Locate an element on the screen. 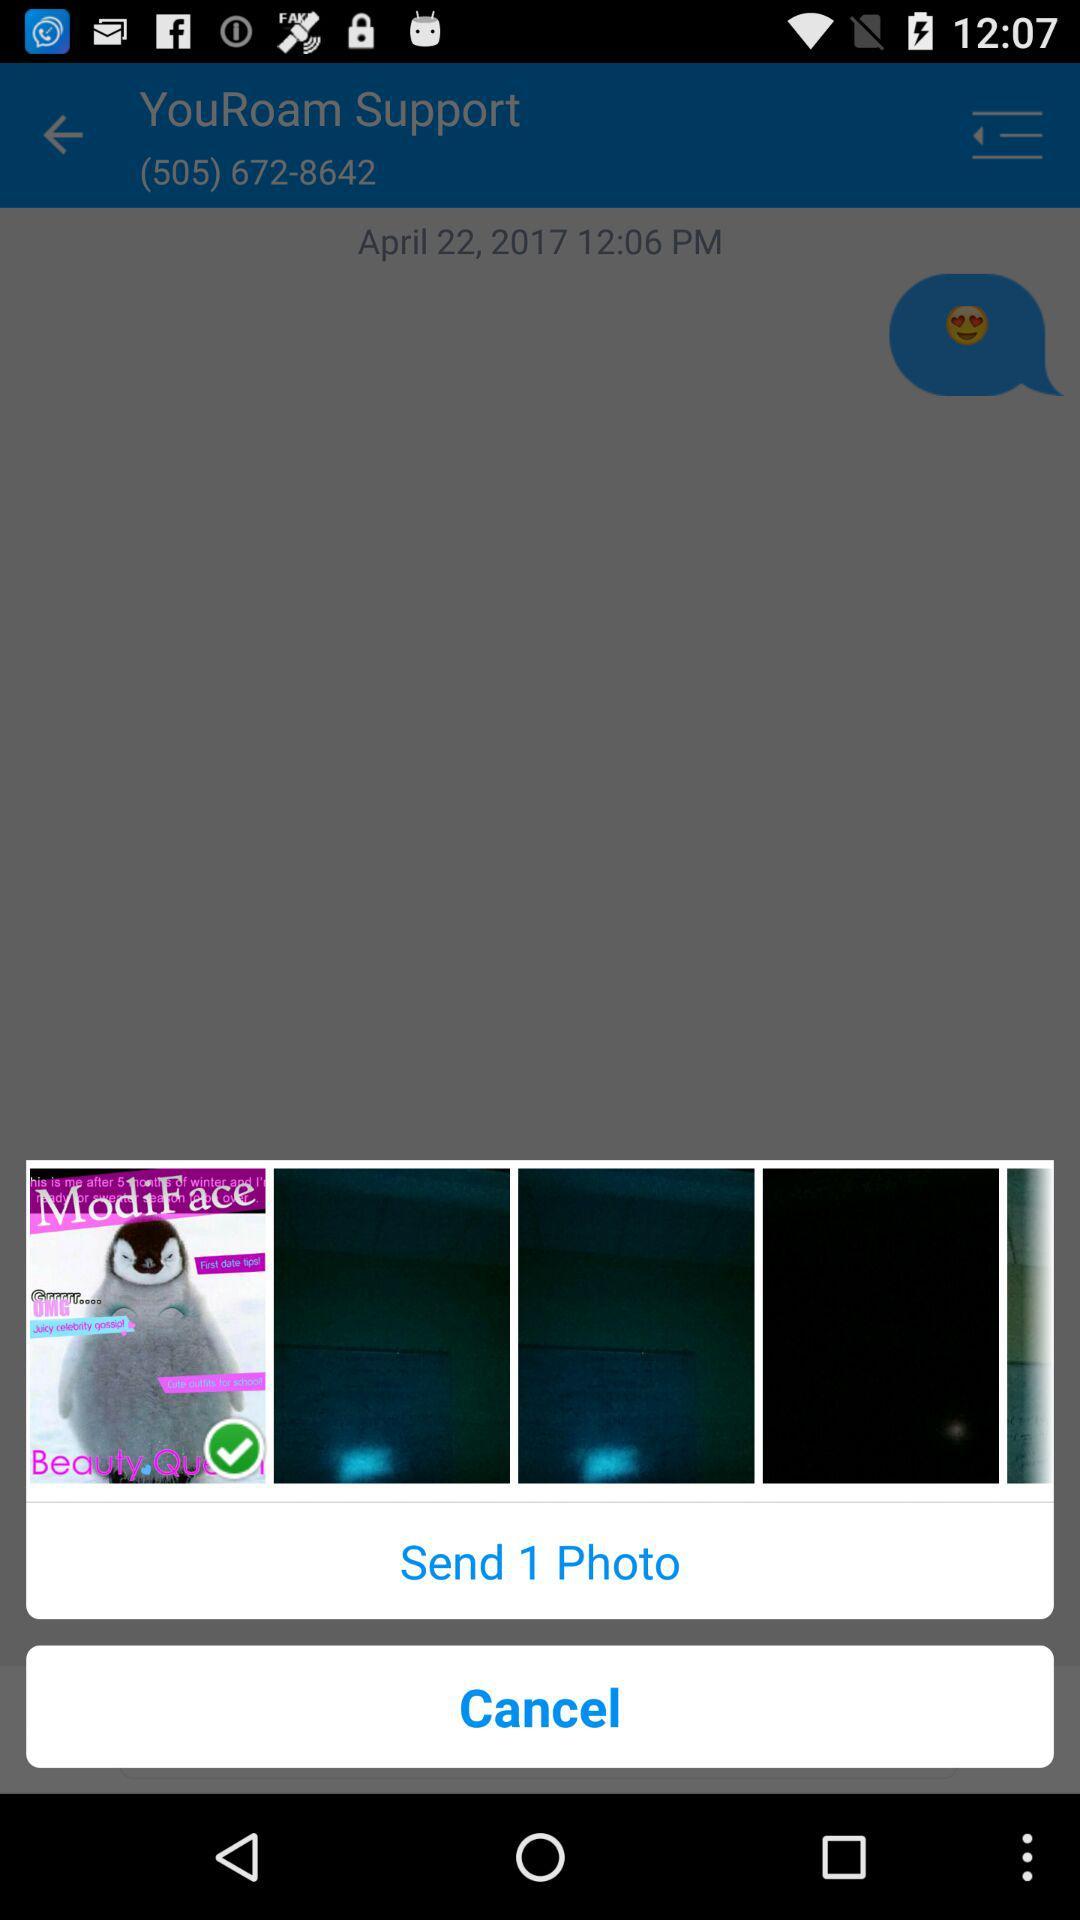  a picture to be send is located at coordinates (391, 1325).